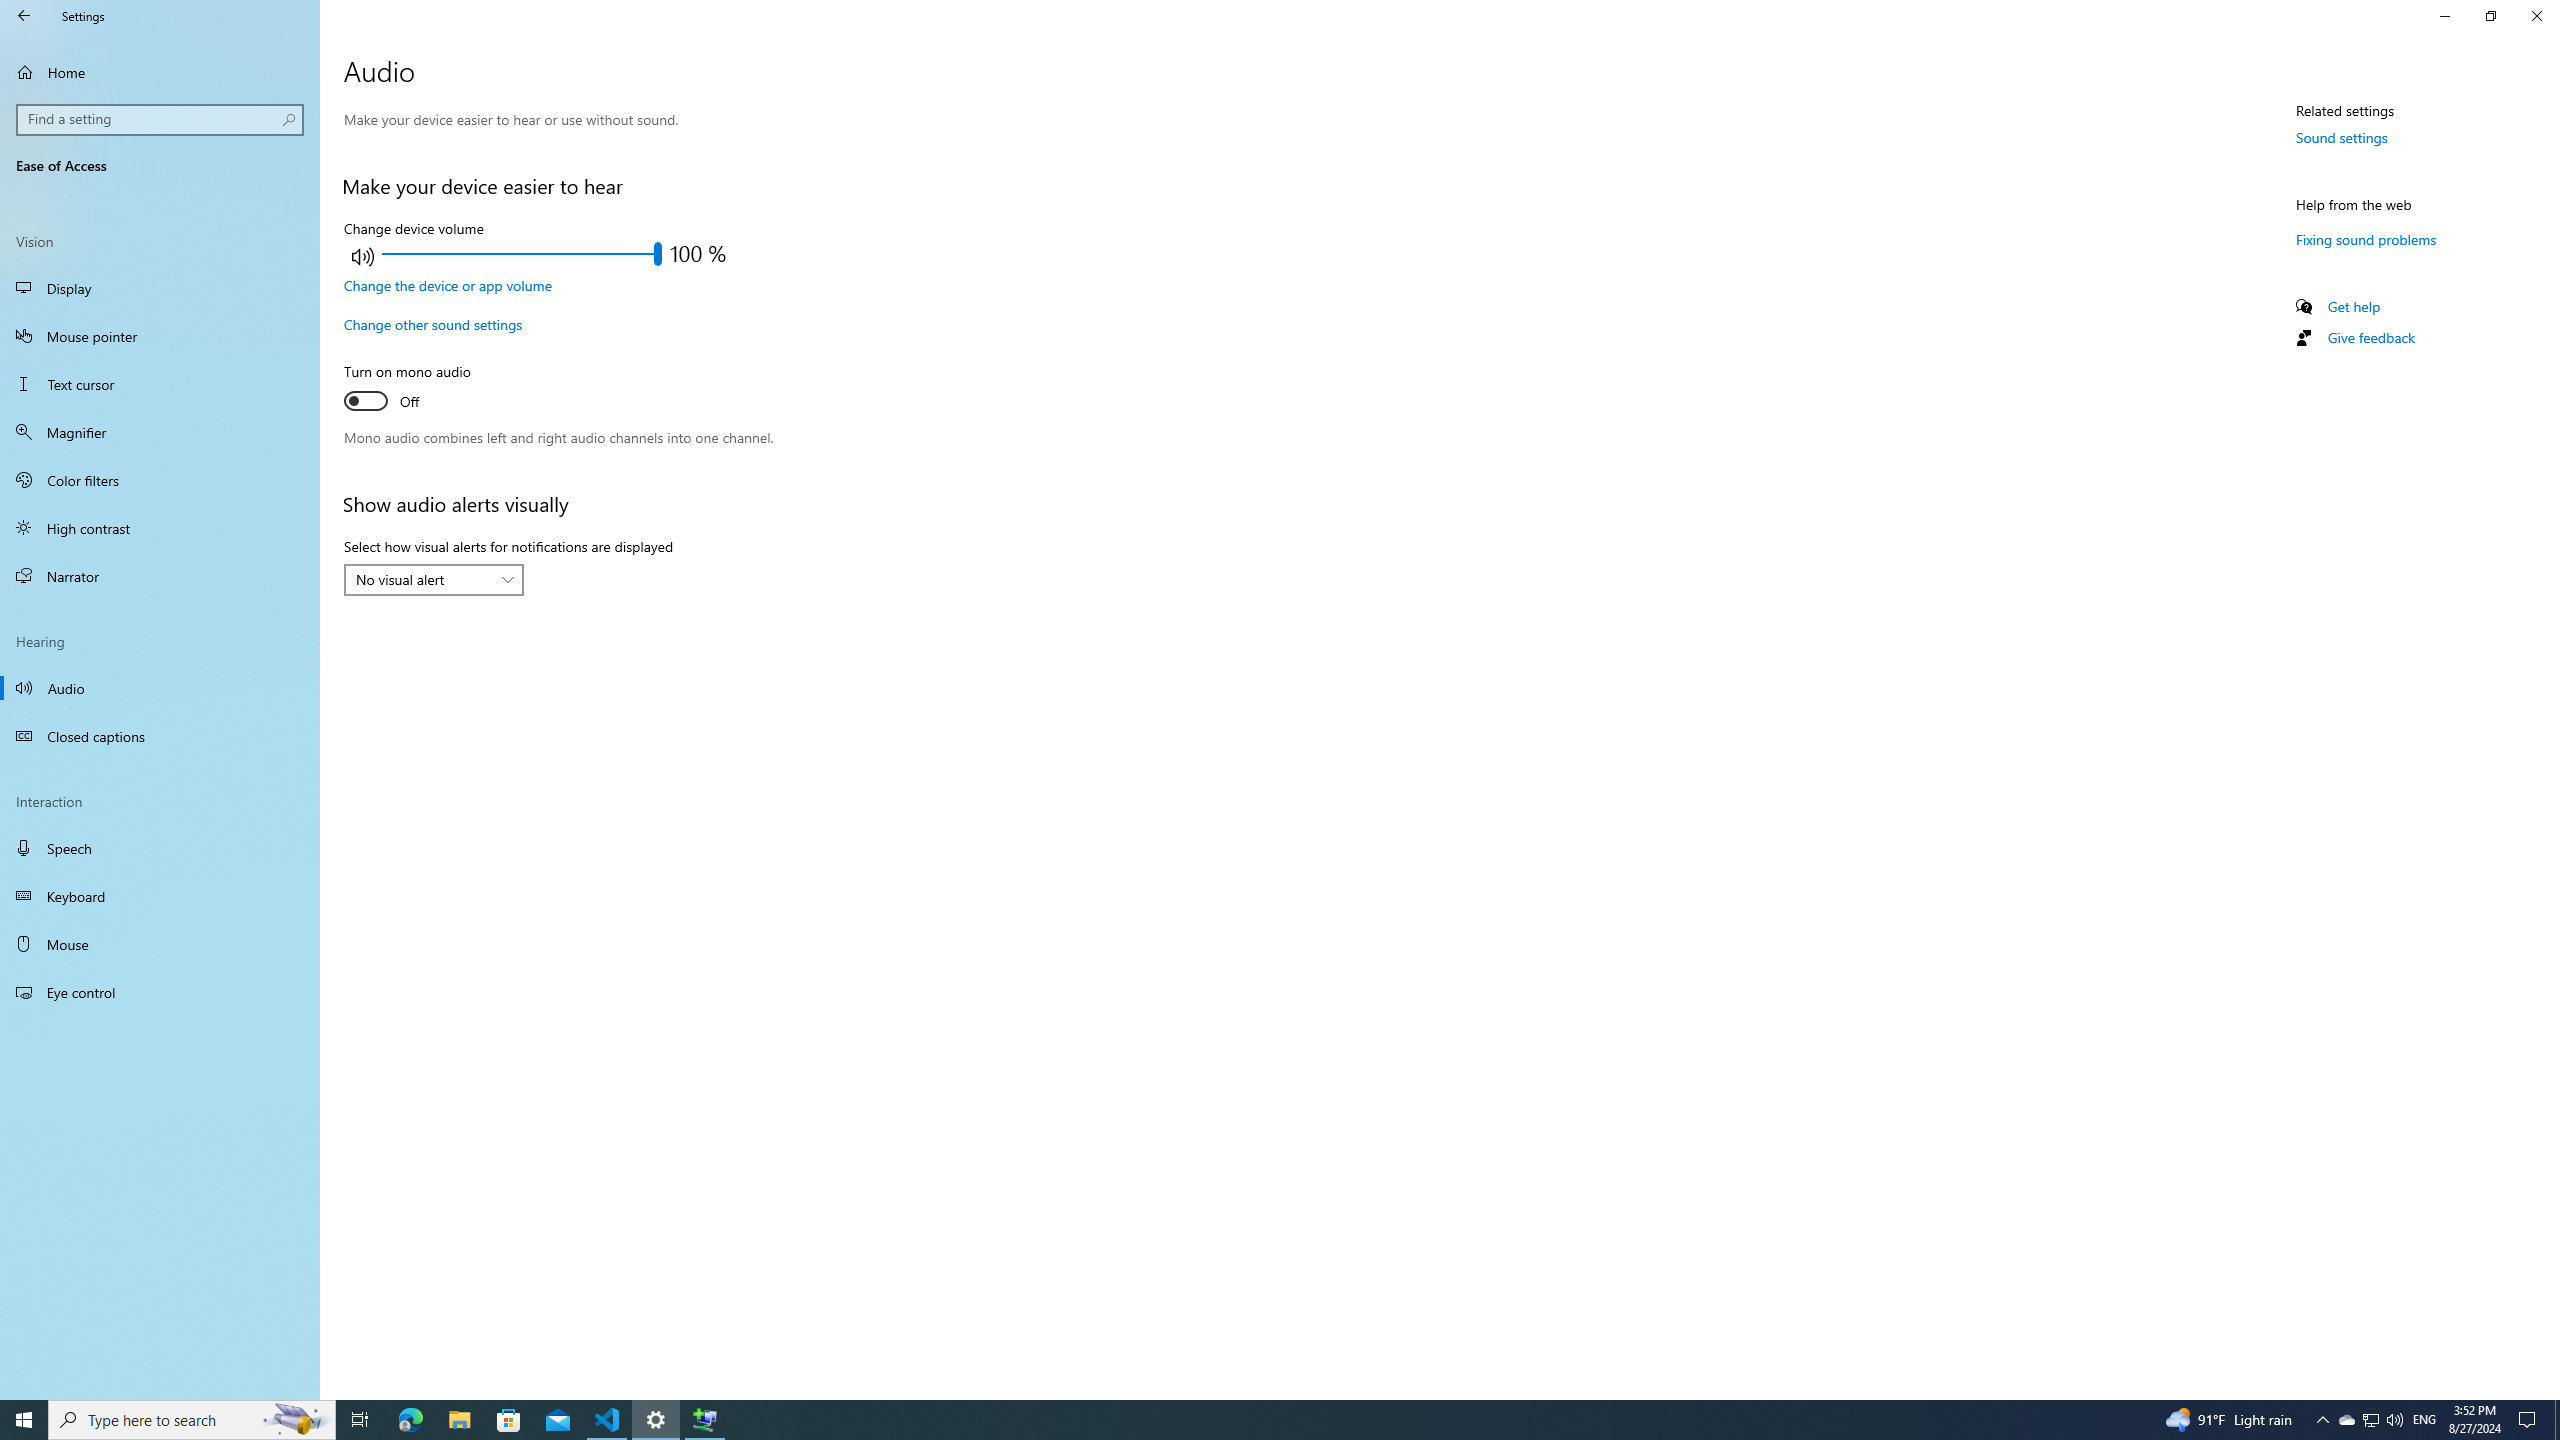  What do you see at coordinates (159, 432) in the screenshot?
I see `'Magnifier'` at bounding box center [159, 432].